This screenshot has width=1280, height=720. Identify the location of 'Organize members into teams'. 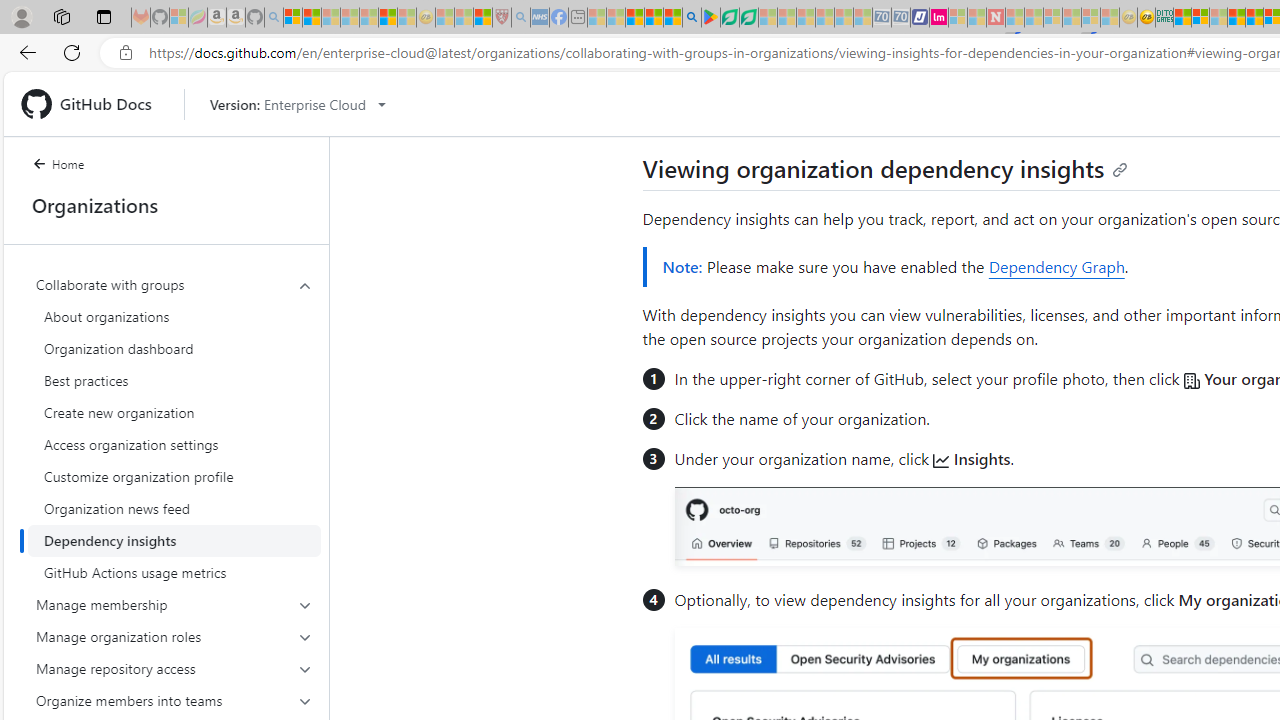
(174, 699).